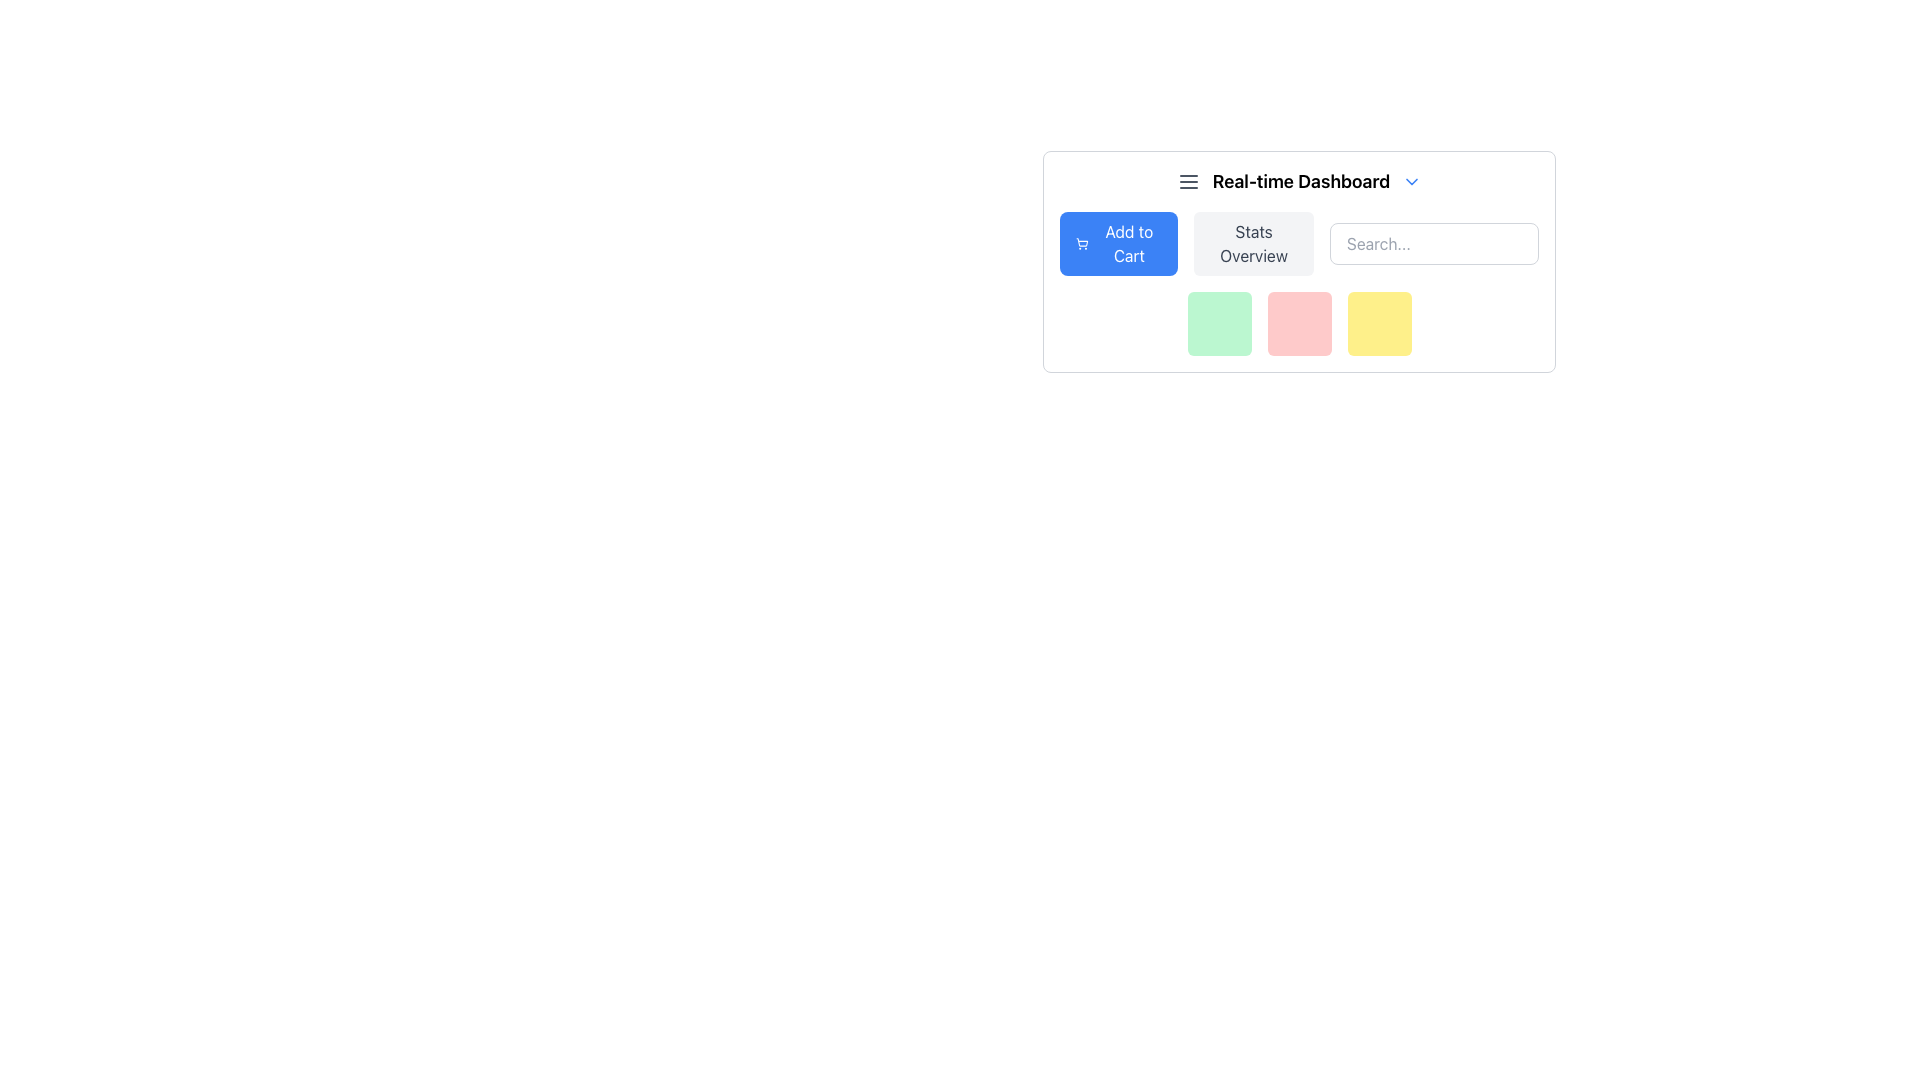 The image size is (1920, 1080). Describe the element at coordinates (1299, 242) in the screenshot. I see `the light gray rectangular area labeled 'Stats Overview'` at that location.